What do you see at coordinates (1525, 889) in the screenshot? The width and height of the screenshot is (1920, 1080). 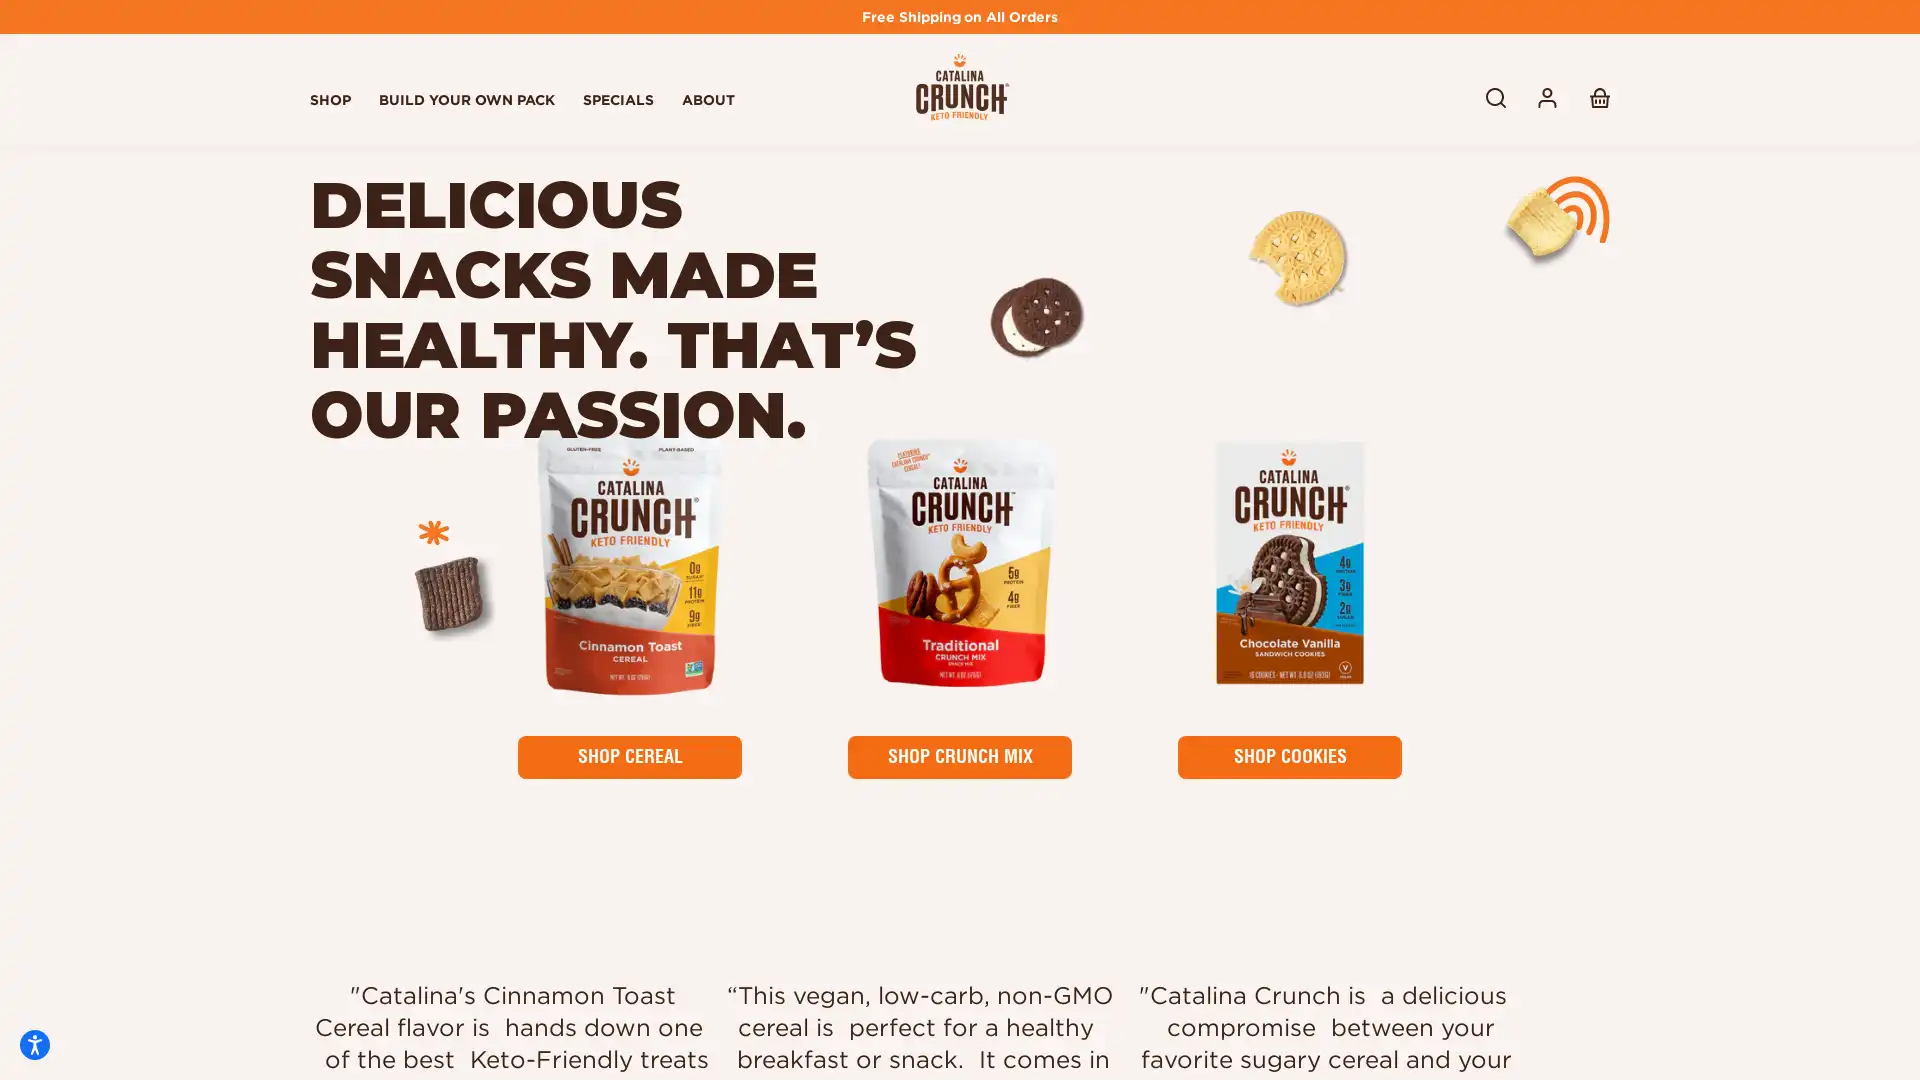 I see `SIGN UP` at bounding box center [1525, 889].